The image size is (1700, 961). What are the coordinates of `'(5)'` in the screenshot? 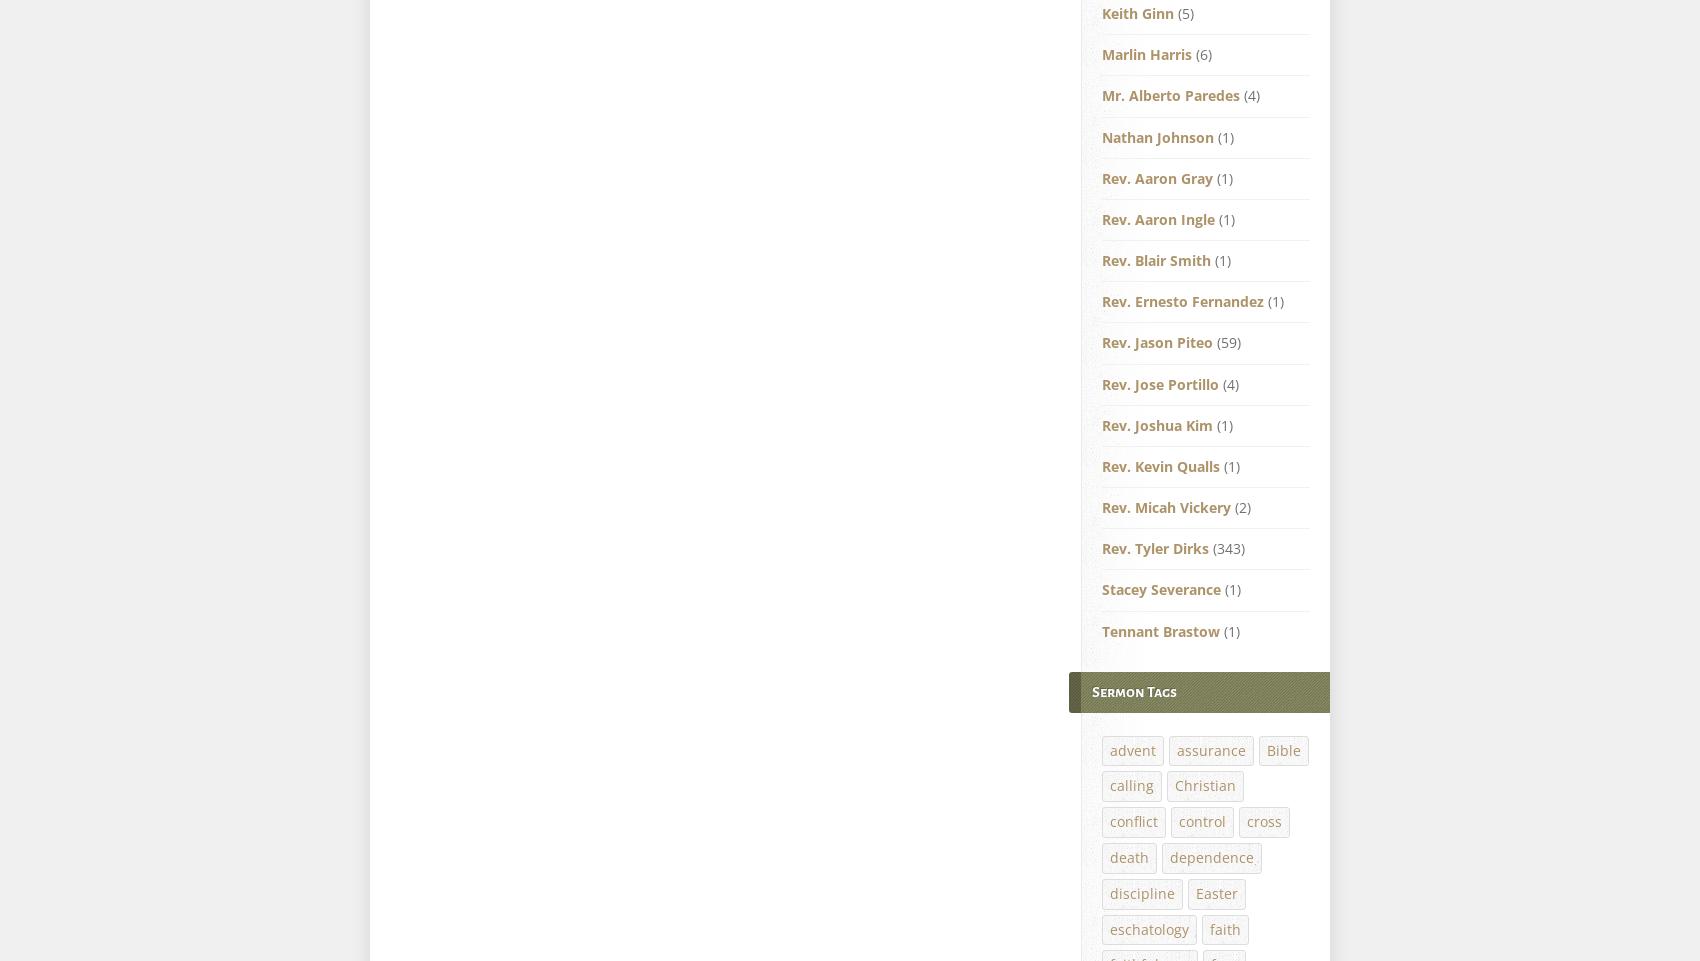 It's located at (1183, 12).